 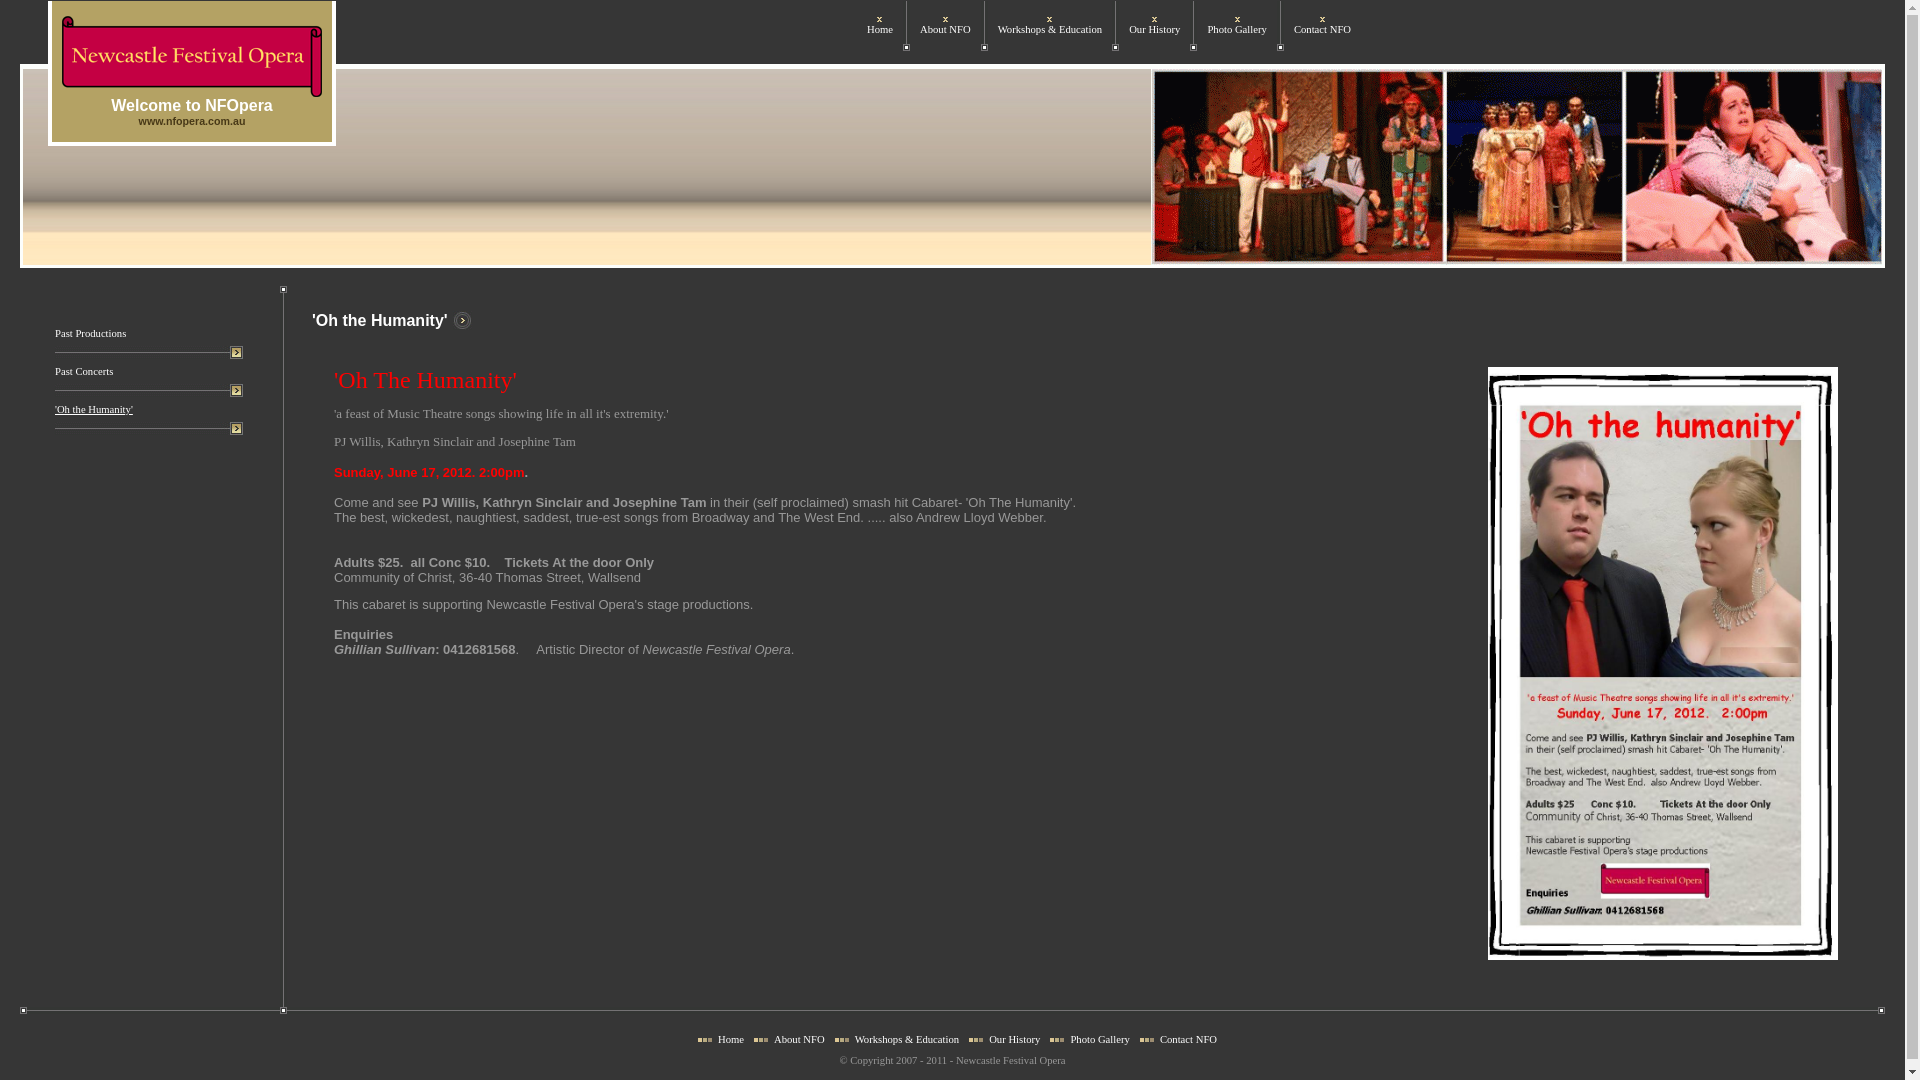 What do you see at coordinates (944, 30) in the screenshot?
I see `'About NFO'` at bounding box center [944, 30].